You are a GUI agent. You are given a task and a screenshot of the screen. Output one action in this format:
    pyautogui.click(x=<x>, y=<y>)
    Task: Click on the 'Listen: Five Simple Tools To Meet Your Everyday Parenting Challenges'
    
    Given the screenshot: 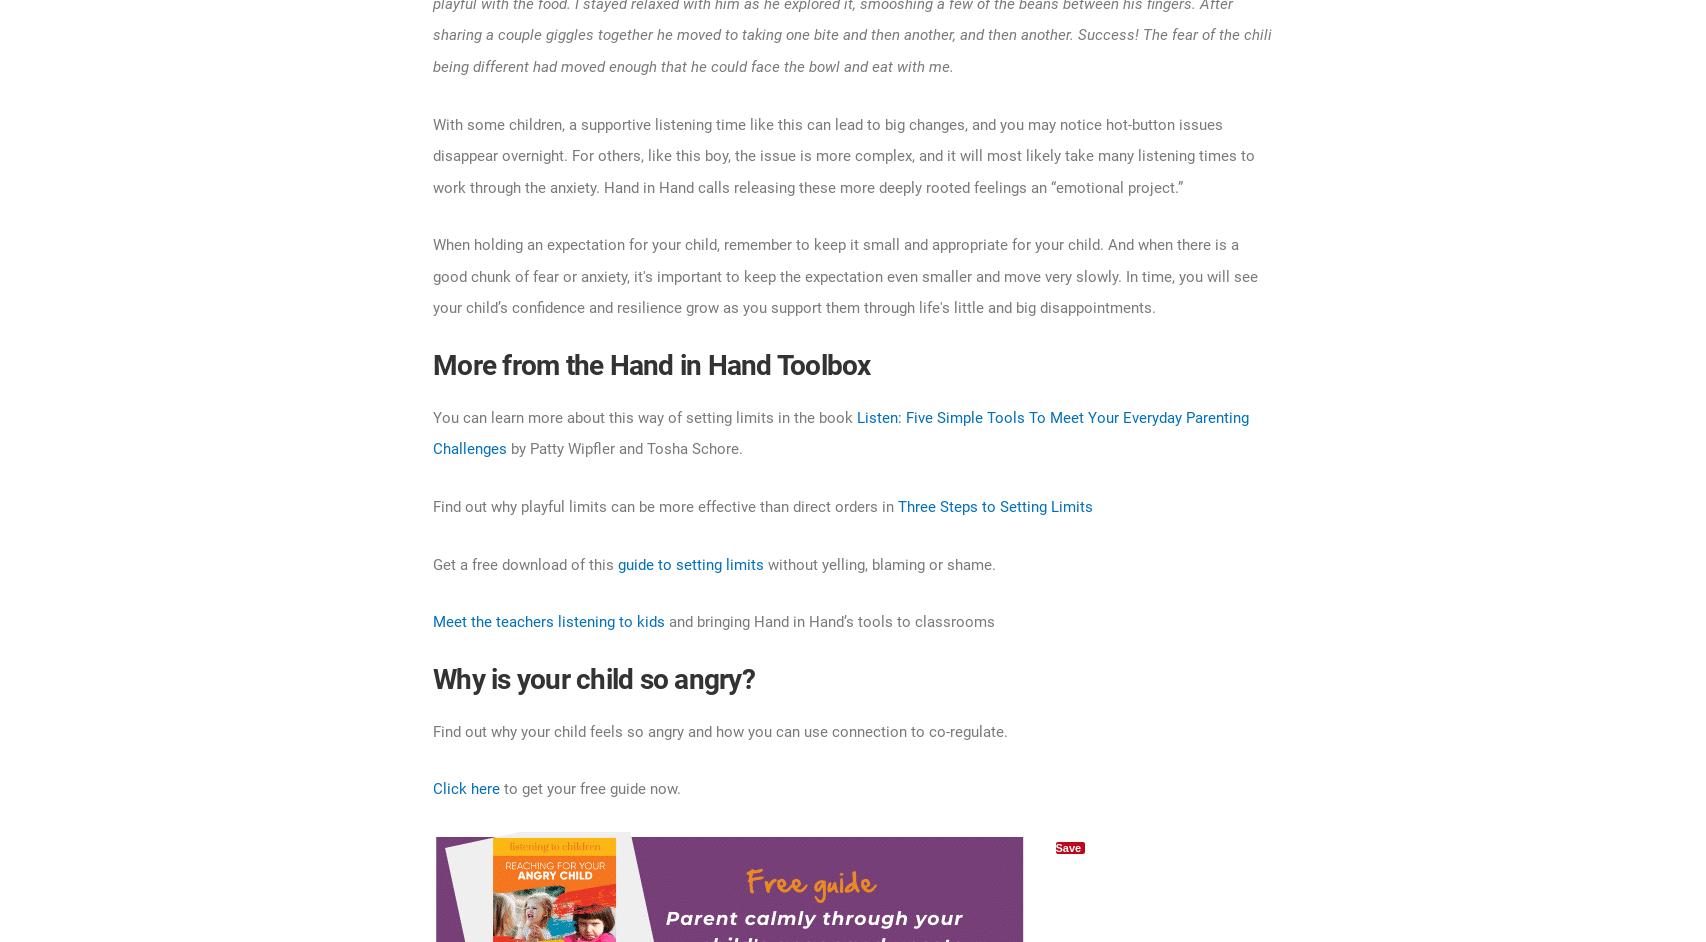 What is the action you would take?
    pyautogui.click(x=840, y=432)
    